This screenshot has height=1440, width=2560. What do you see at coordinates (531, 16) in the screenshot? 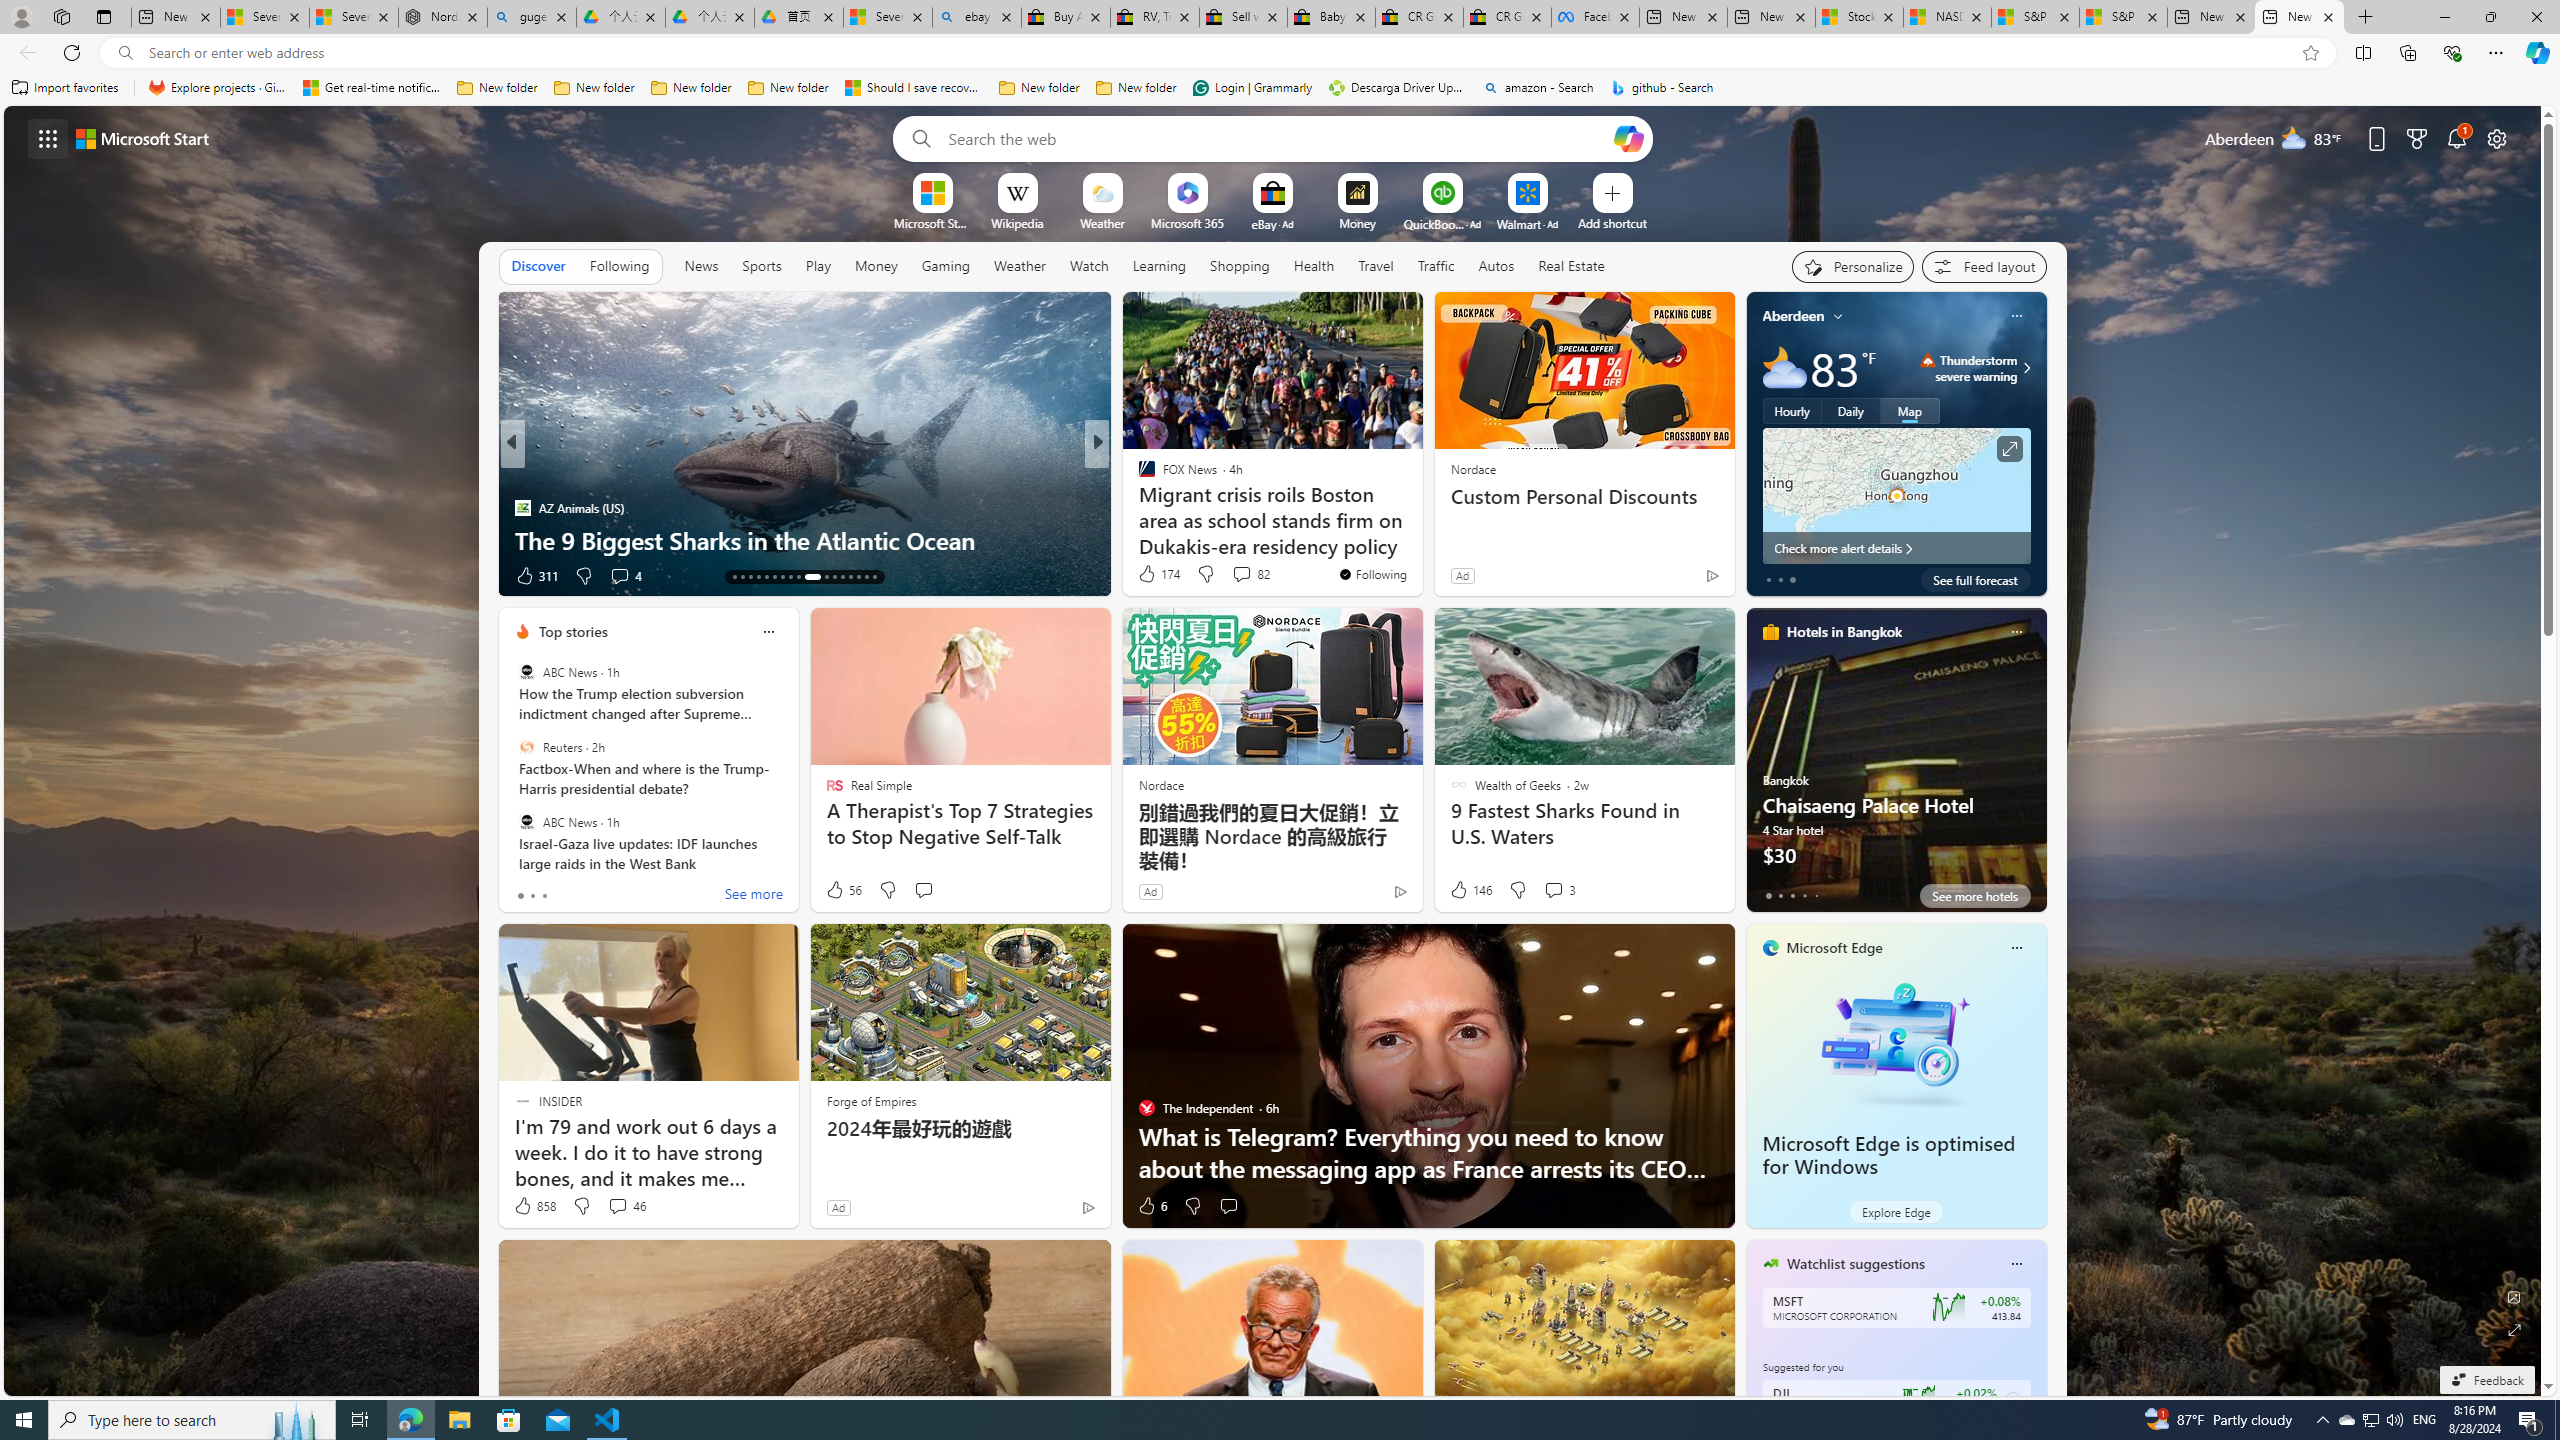
I see `'guge yunpan - Search'` at bounding box center [531, 16].